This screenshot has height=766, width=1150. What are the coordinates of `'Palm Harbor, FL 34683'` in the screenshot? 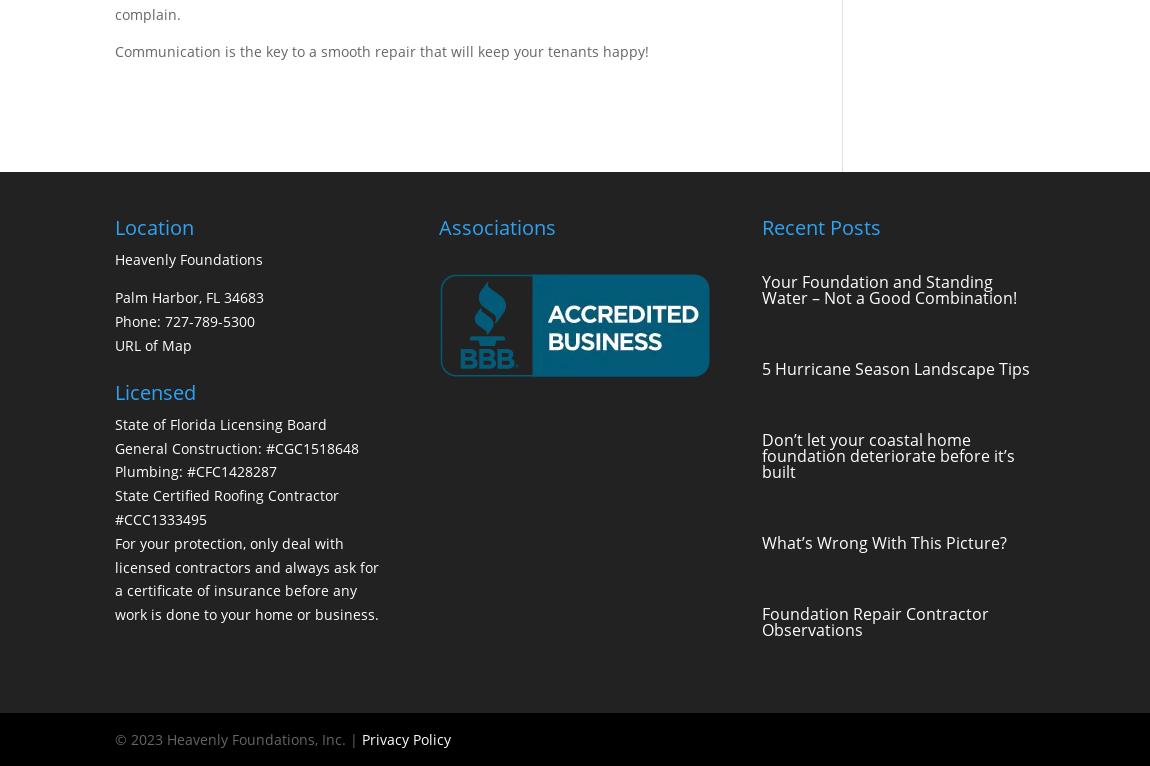 It's located at (188, 297).